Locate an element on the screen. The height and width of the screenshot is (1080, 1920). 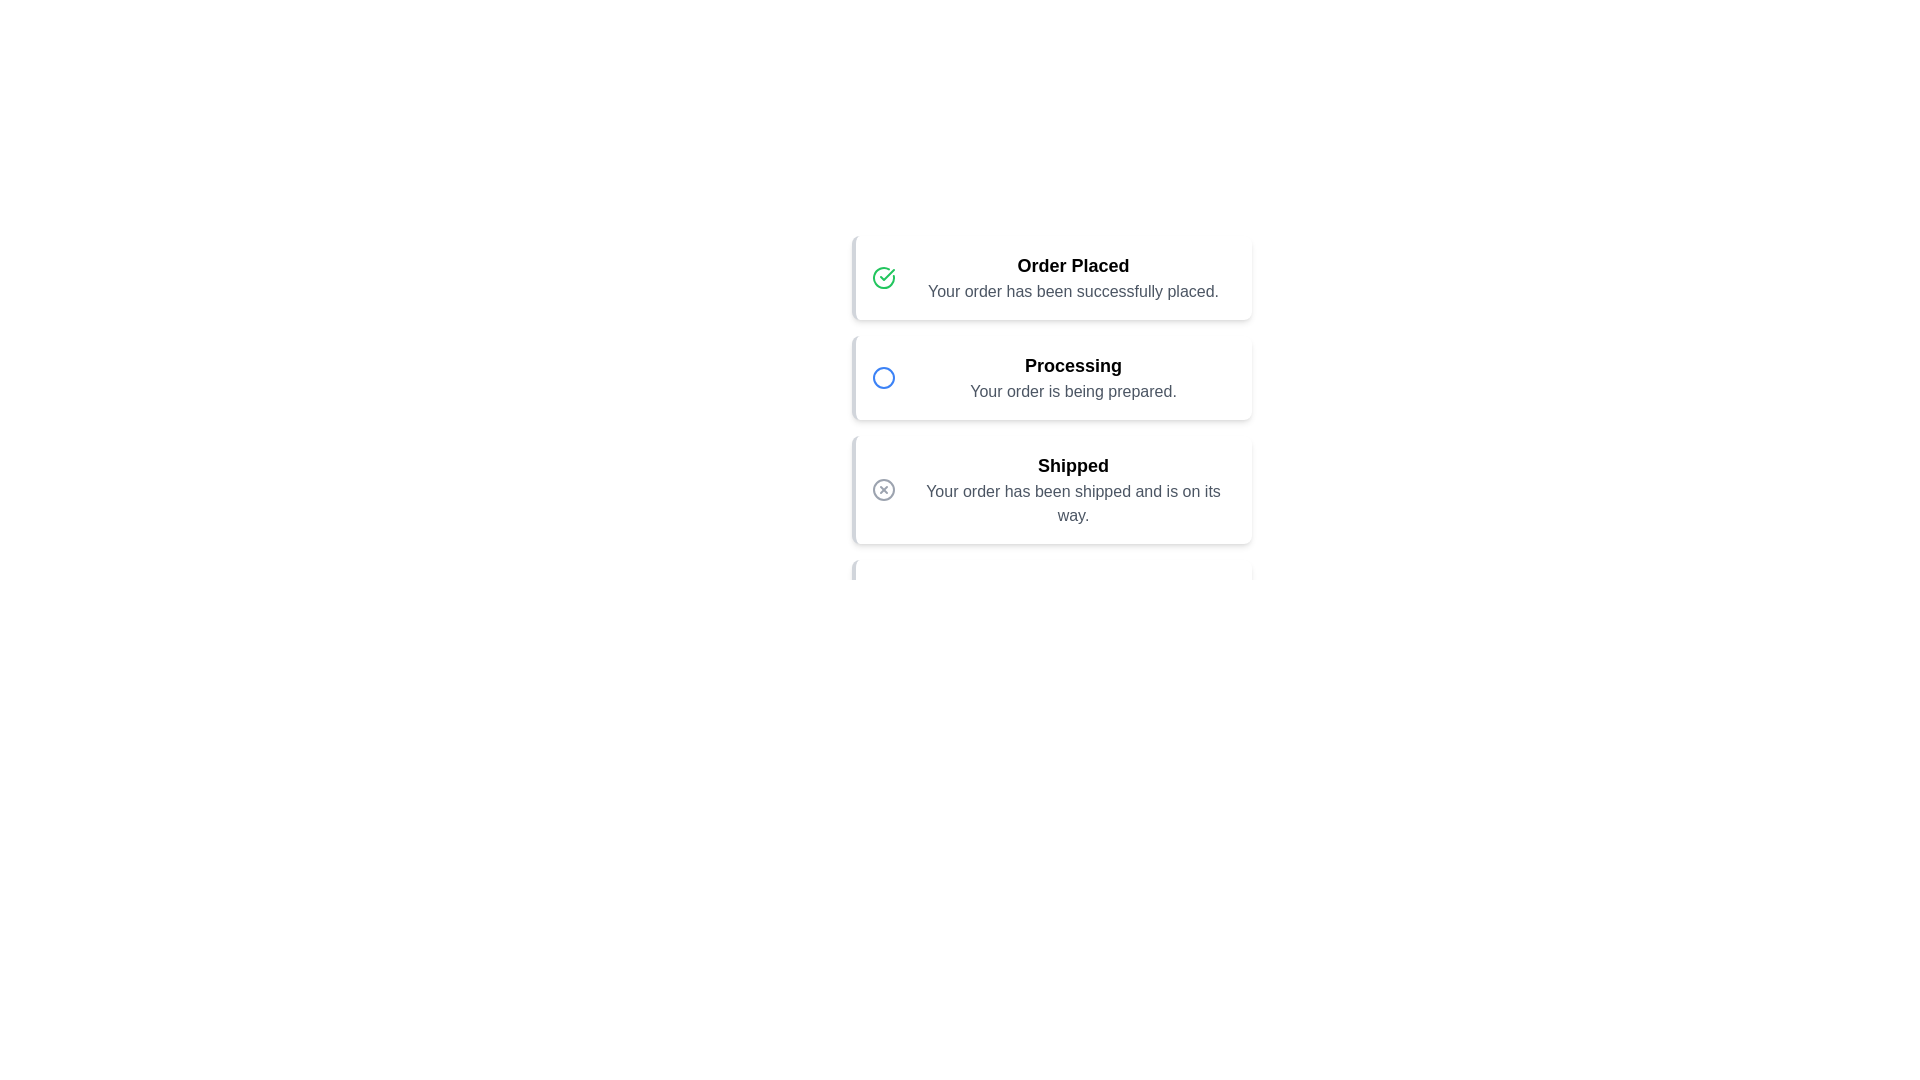
the Order Placed icon to reveal additional information is located at coordinates (882, 277).